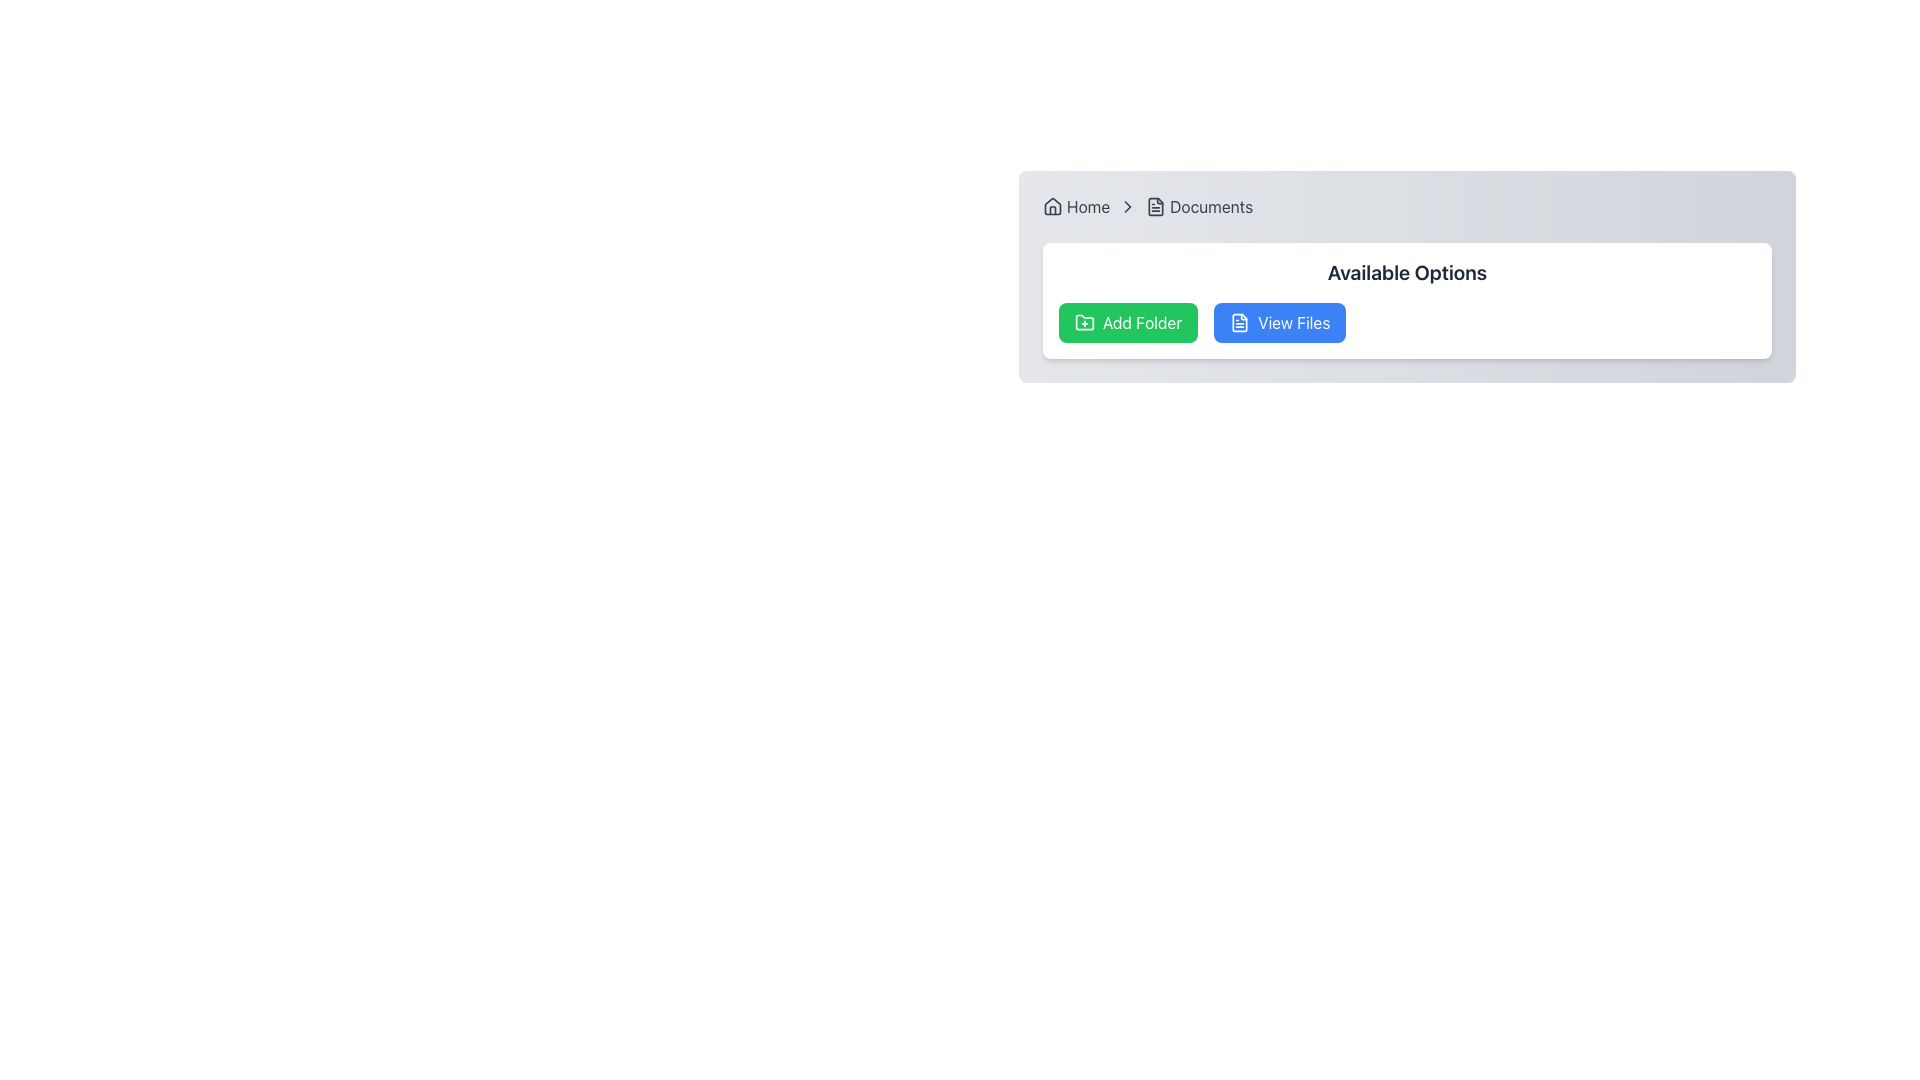  What do you see at coordinates (1128, 322) in the screenshot?
I see `the 'Add Folder' button located in the 'Available Options' section, which is the first button from the left, to initiate the folder creation process` at bounding box center [1128, 322].